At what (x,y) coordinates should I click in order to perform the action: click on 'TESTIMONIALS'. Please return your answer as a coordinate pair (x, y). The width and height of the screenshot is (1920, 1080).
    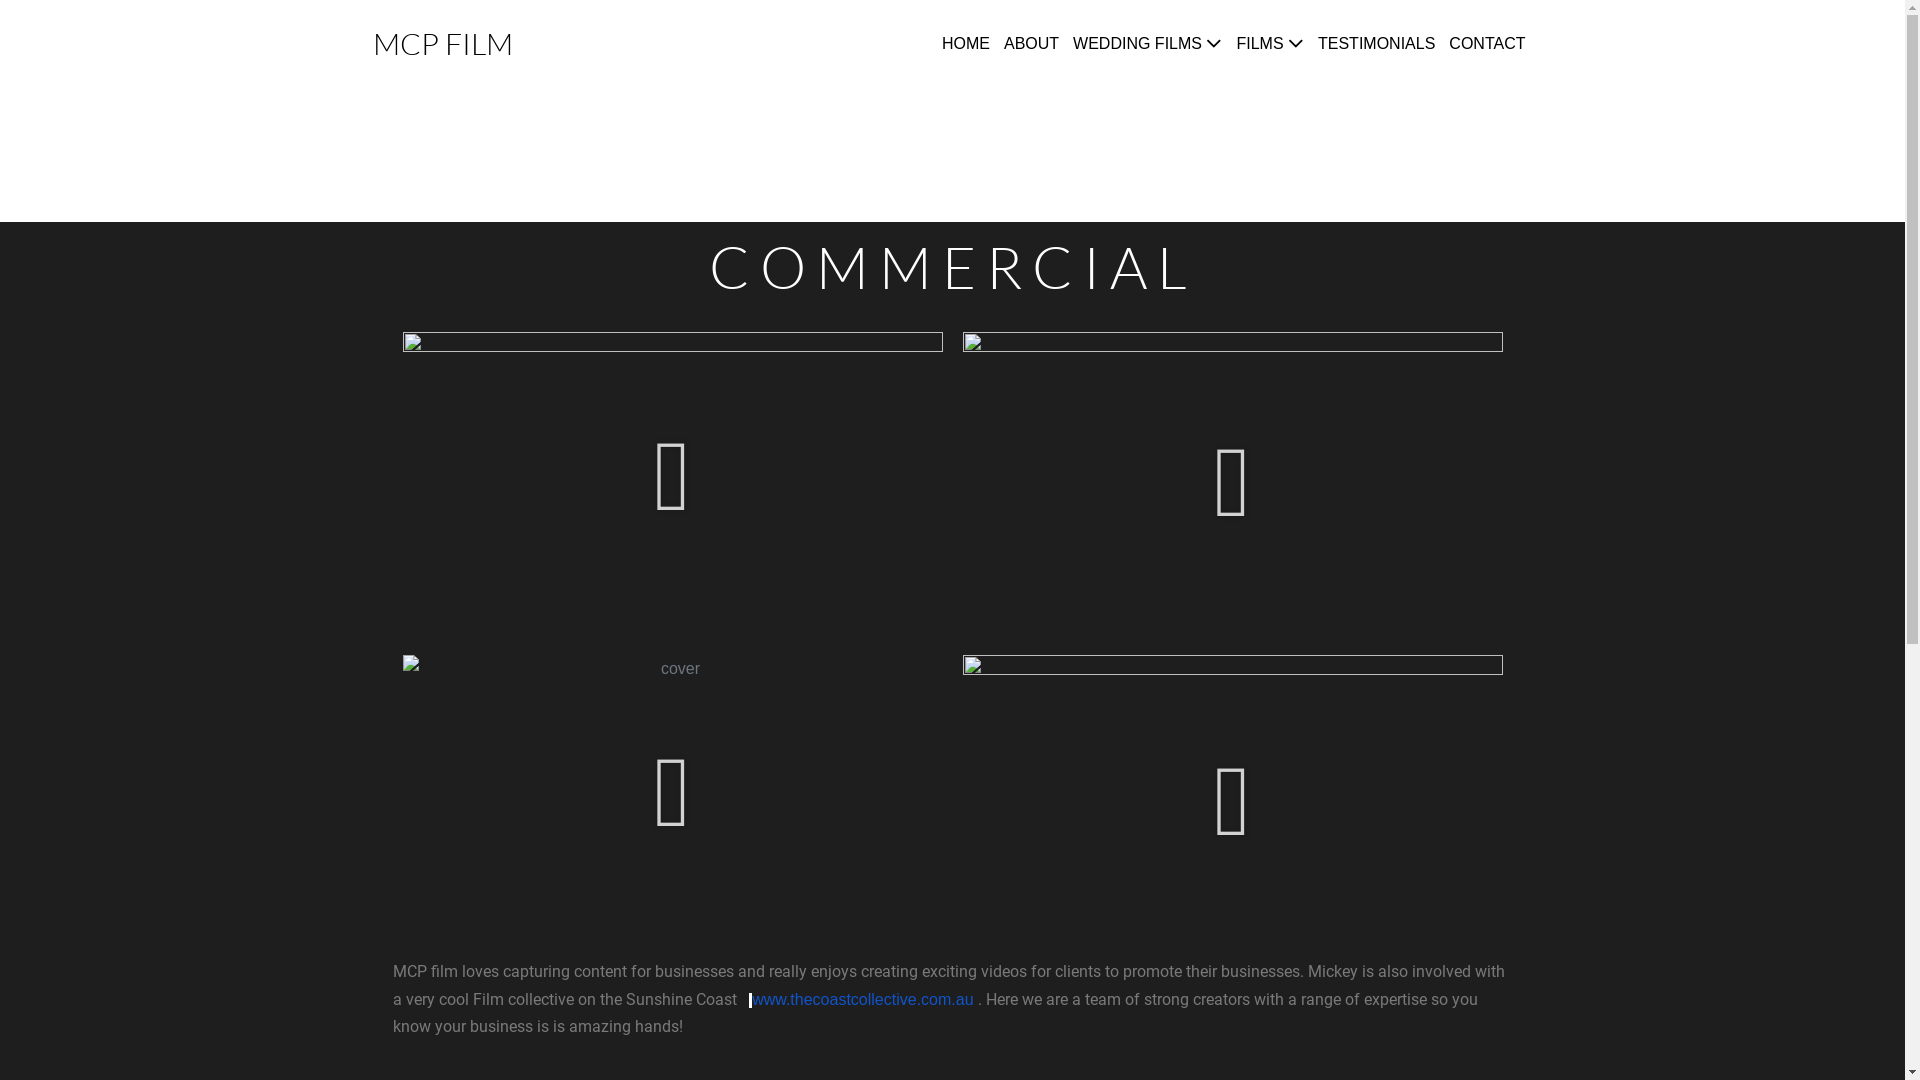
    Looking at the image, I should click on (1375, 43).